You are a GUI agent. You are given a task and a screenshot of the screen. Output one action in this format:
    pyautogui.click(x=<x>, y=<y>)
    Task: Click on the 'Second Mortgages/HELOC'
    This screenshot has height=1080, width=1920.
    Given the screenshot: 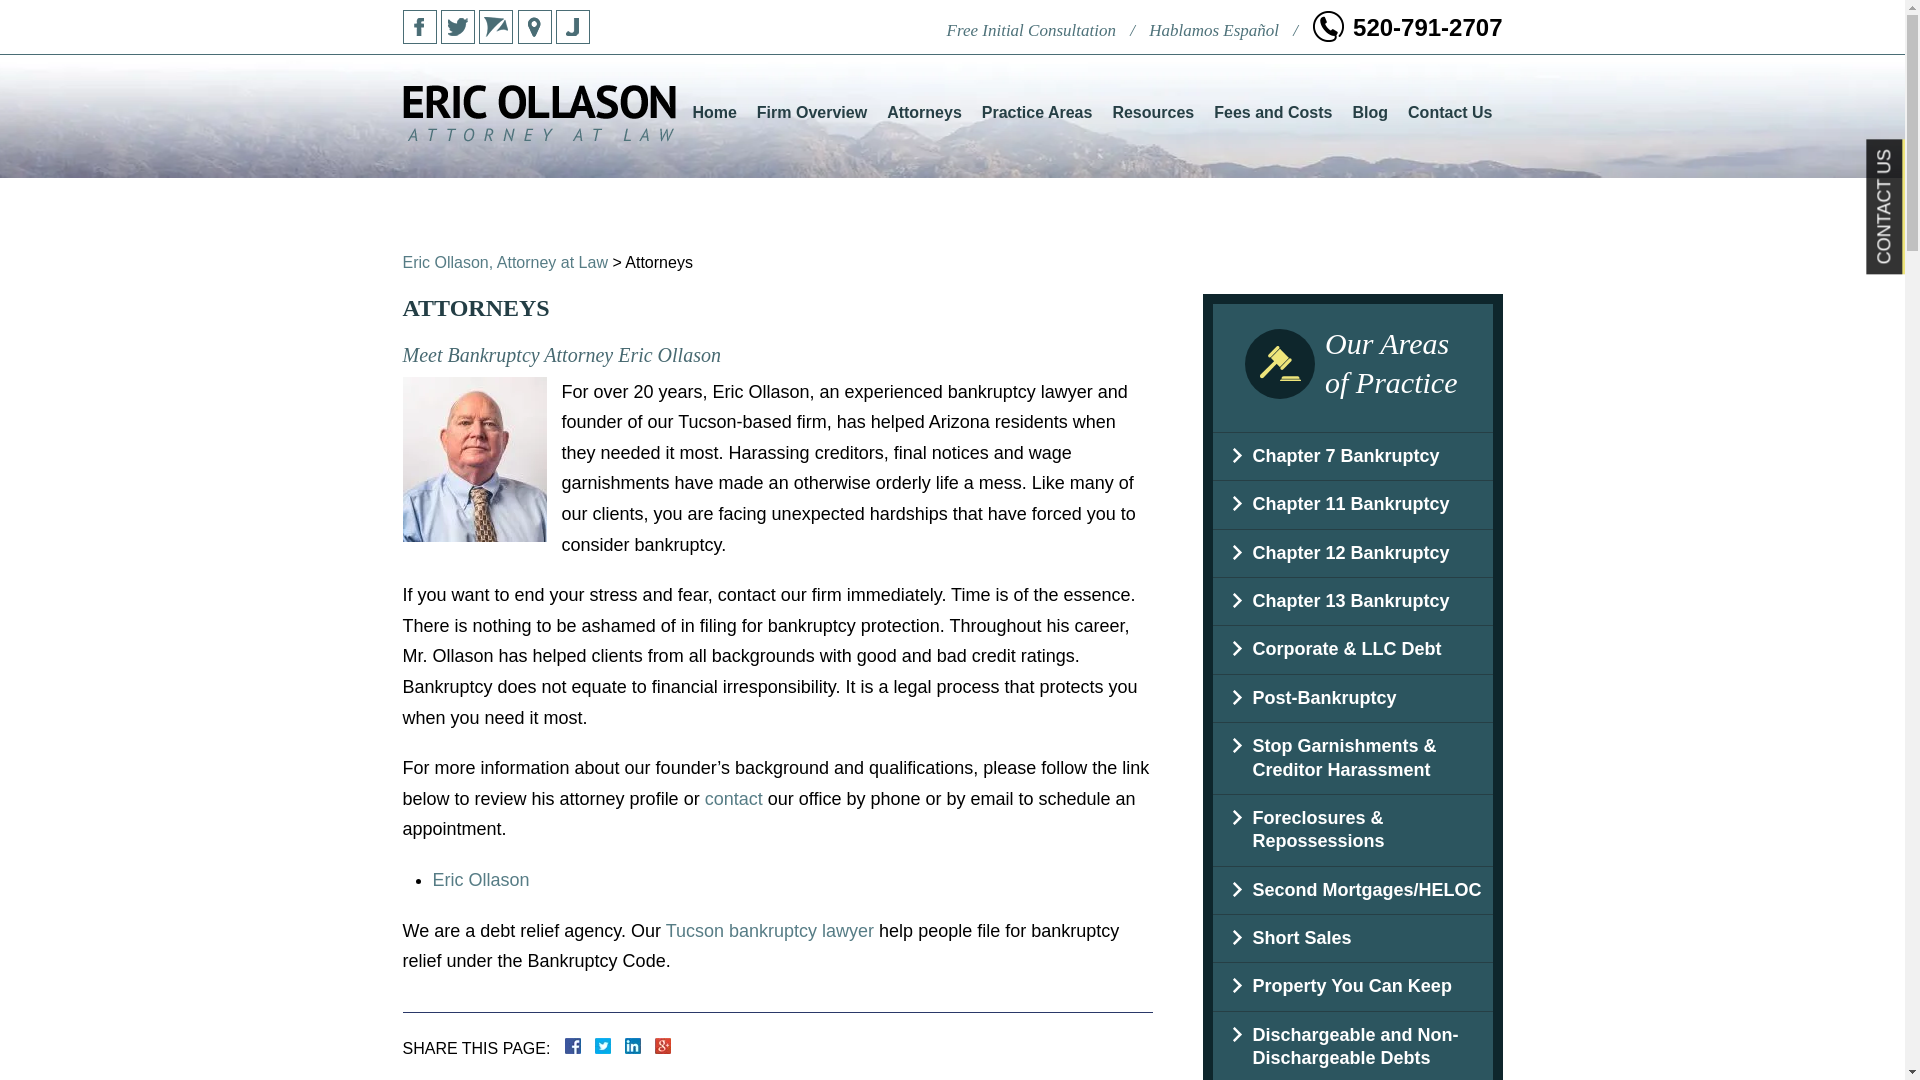 What is the action you would take?
    pyautogui.click(x=1352, y=889)
    